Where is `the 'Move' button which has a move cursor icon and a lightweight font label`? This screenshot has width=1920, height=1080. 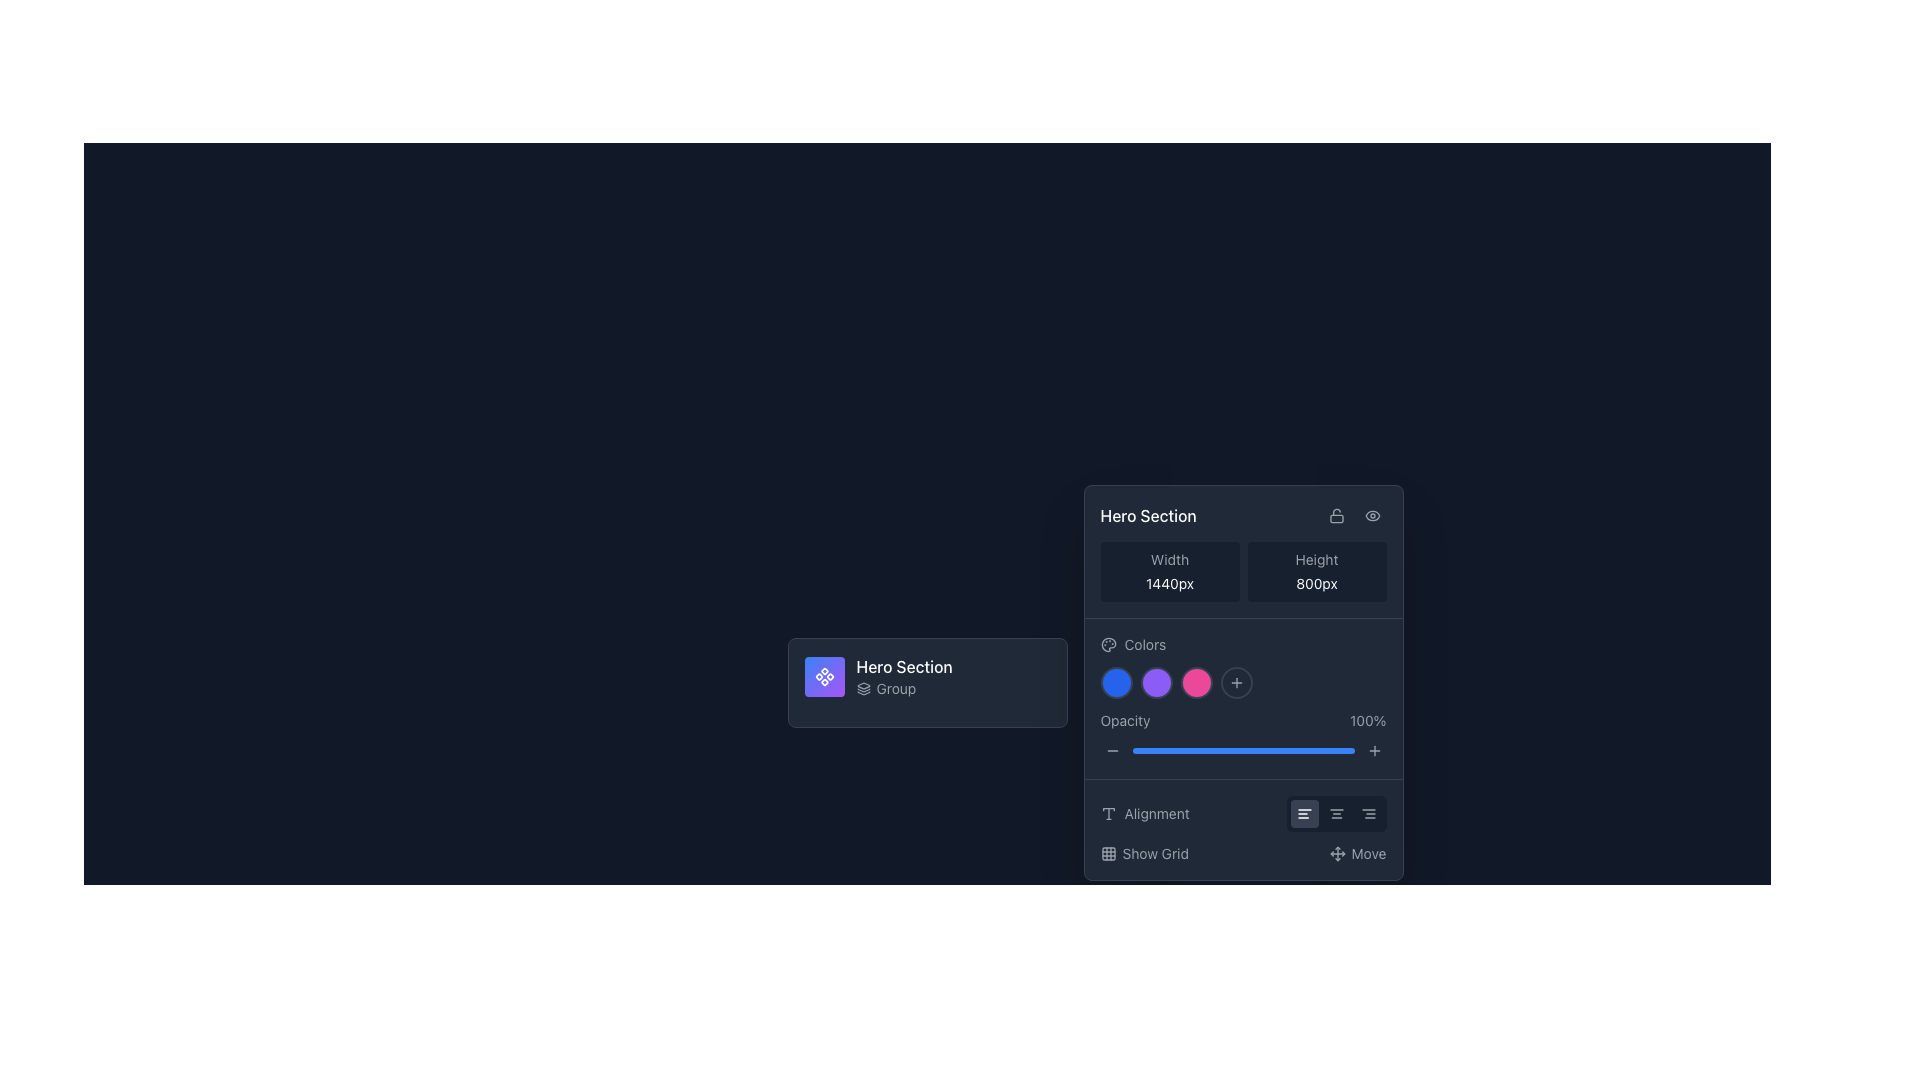
the 'Move' button which has a move cursor icon and a lightweight font label is located at coordinates (1358, 853).